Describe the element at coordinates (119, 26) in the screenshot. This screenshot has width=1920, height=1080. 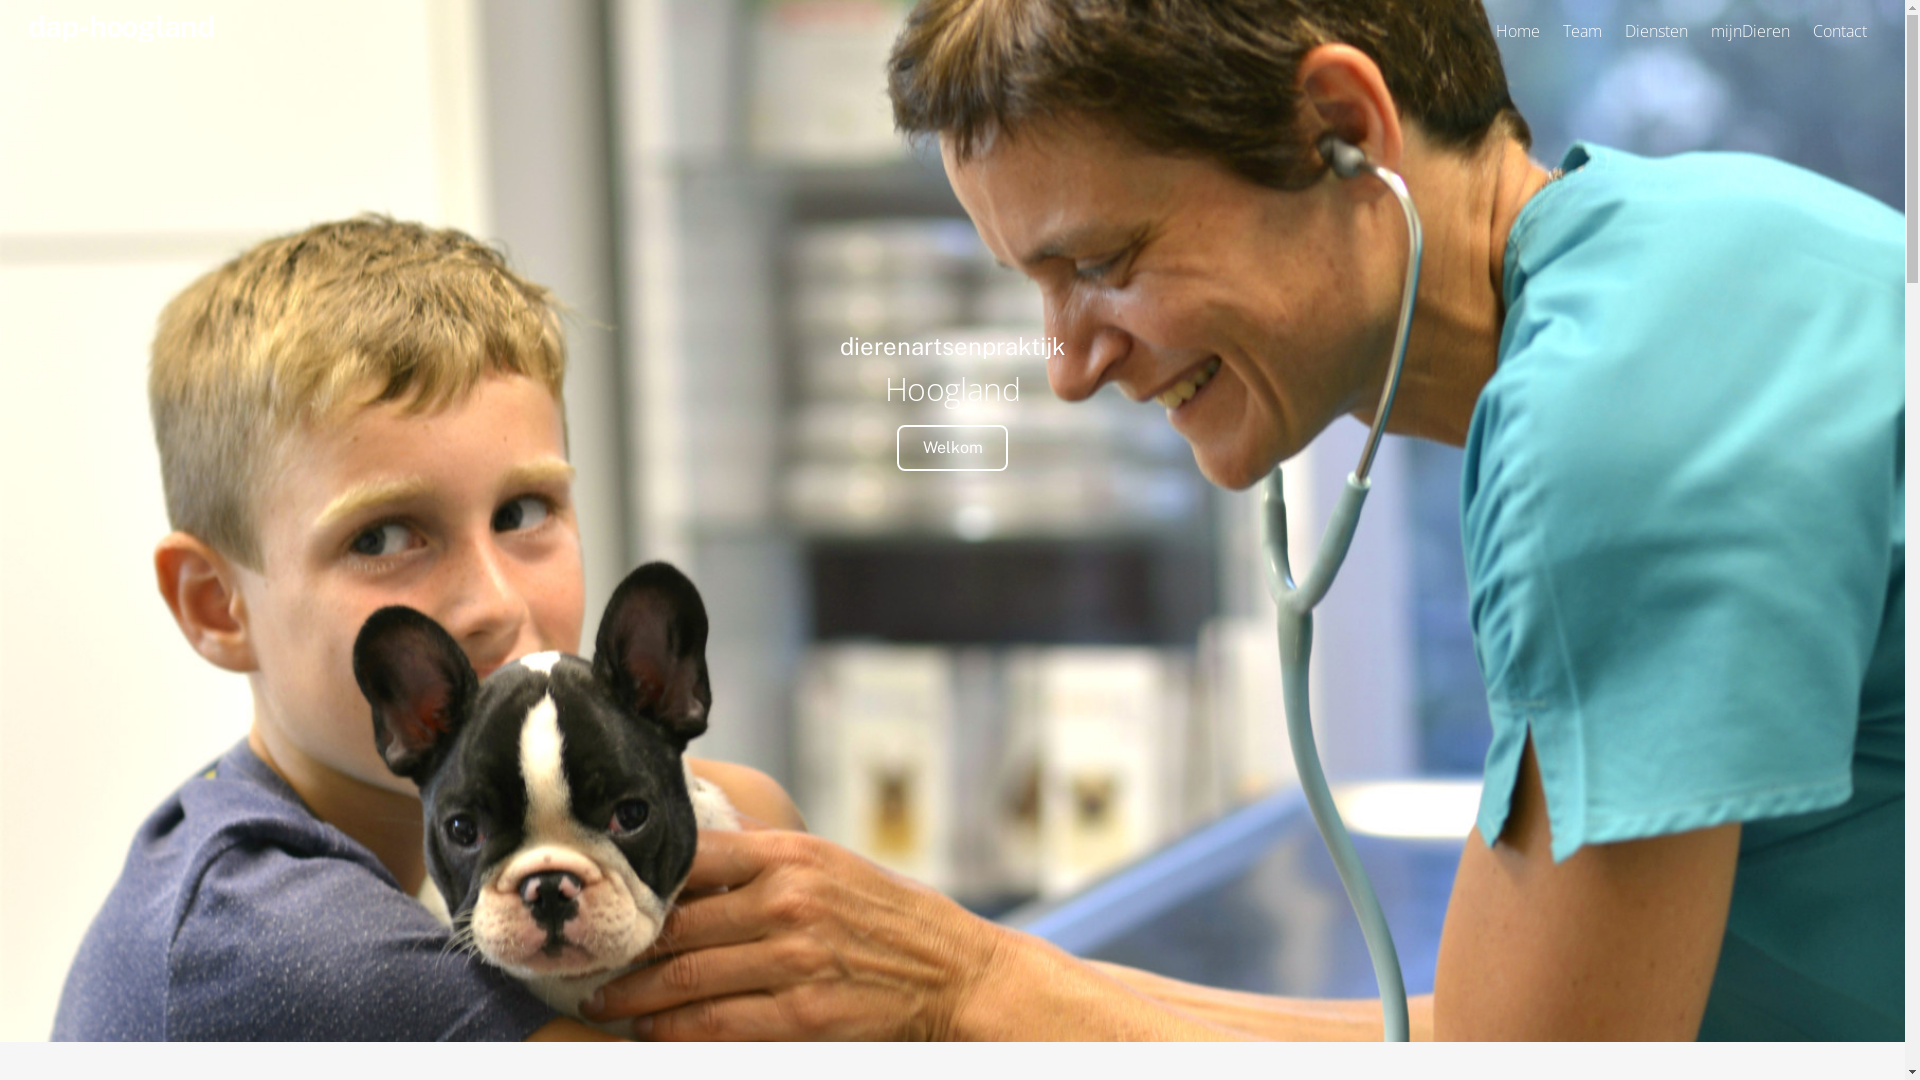
I see `'dap-hoogland'` at that location.